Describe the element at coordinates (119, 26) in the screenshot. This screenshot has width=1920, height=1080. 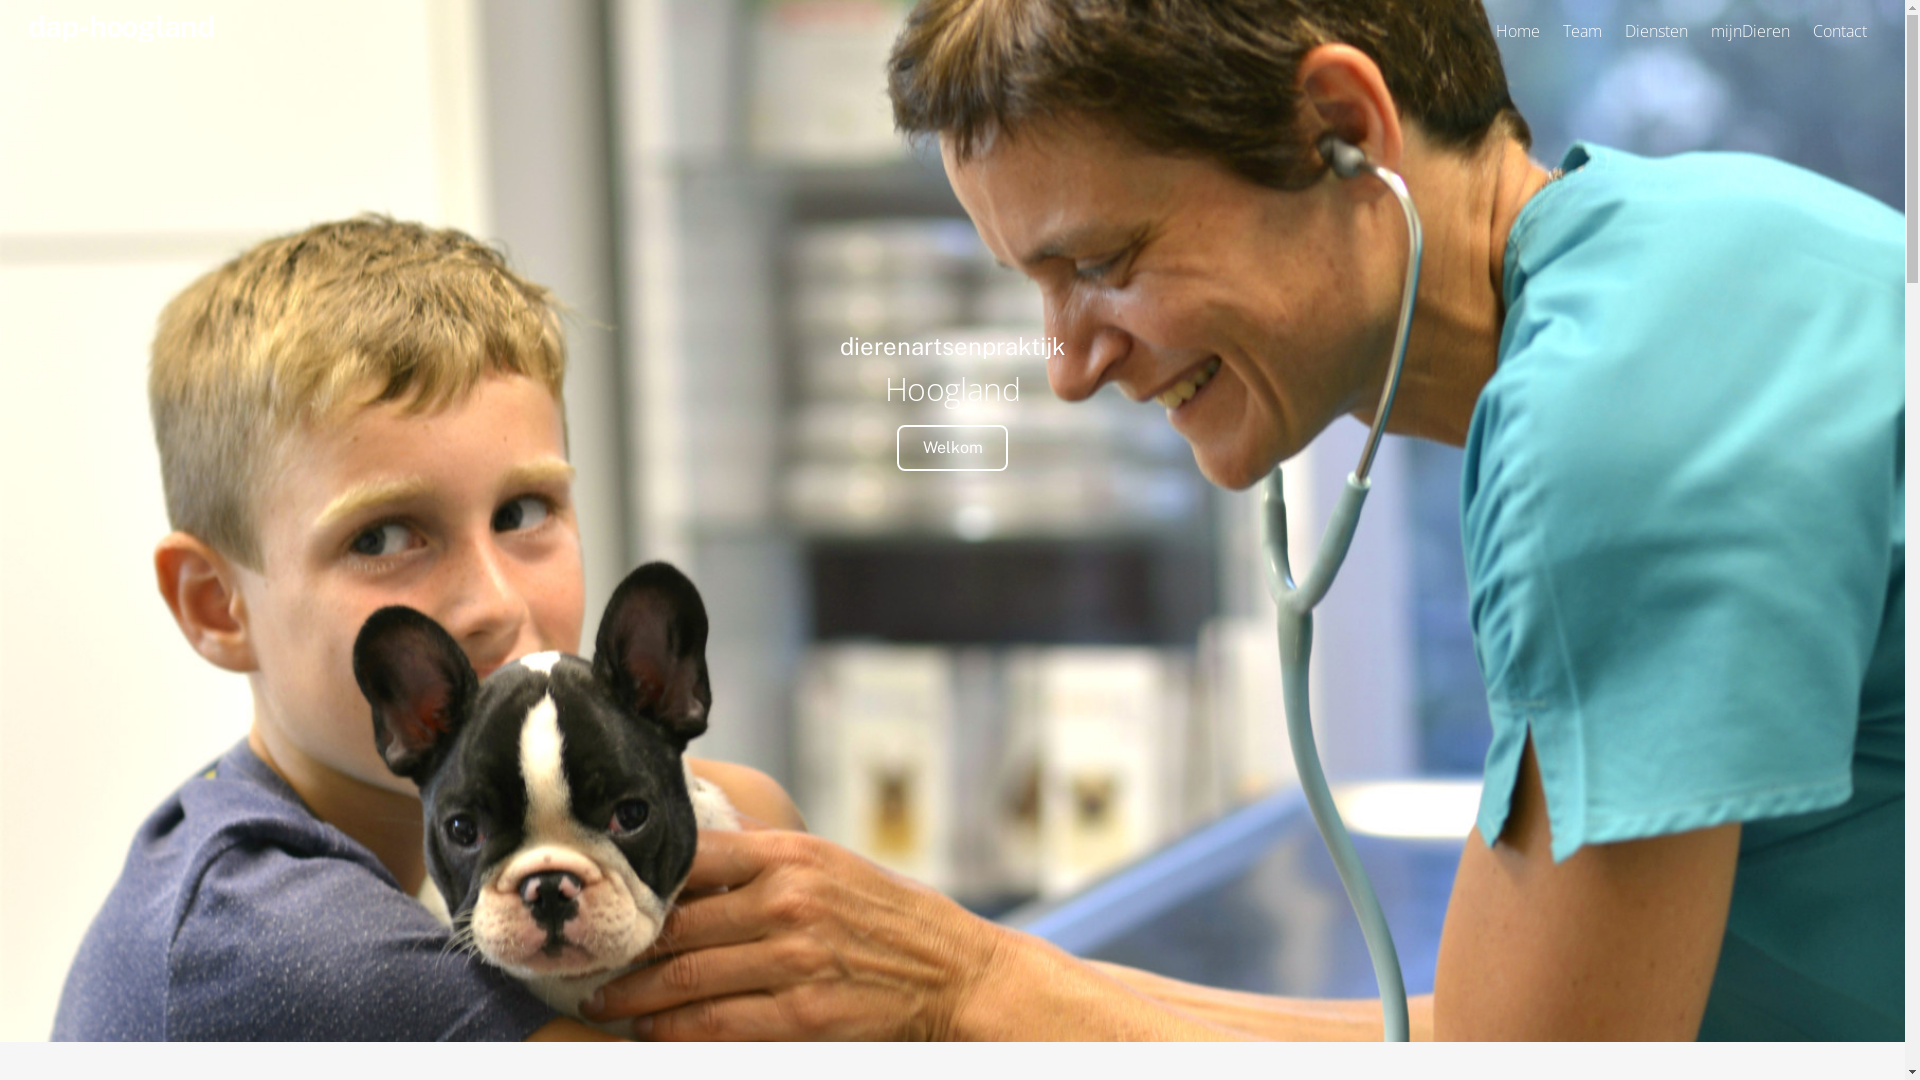
I see `'dap-hoogland'` at that location.